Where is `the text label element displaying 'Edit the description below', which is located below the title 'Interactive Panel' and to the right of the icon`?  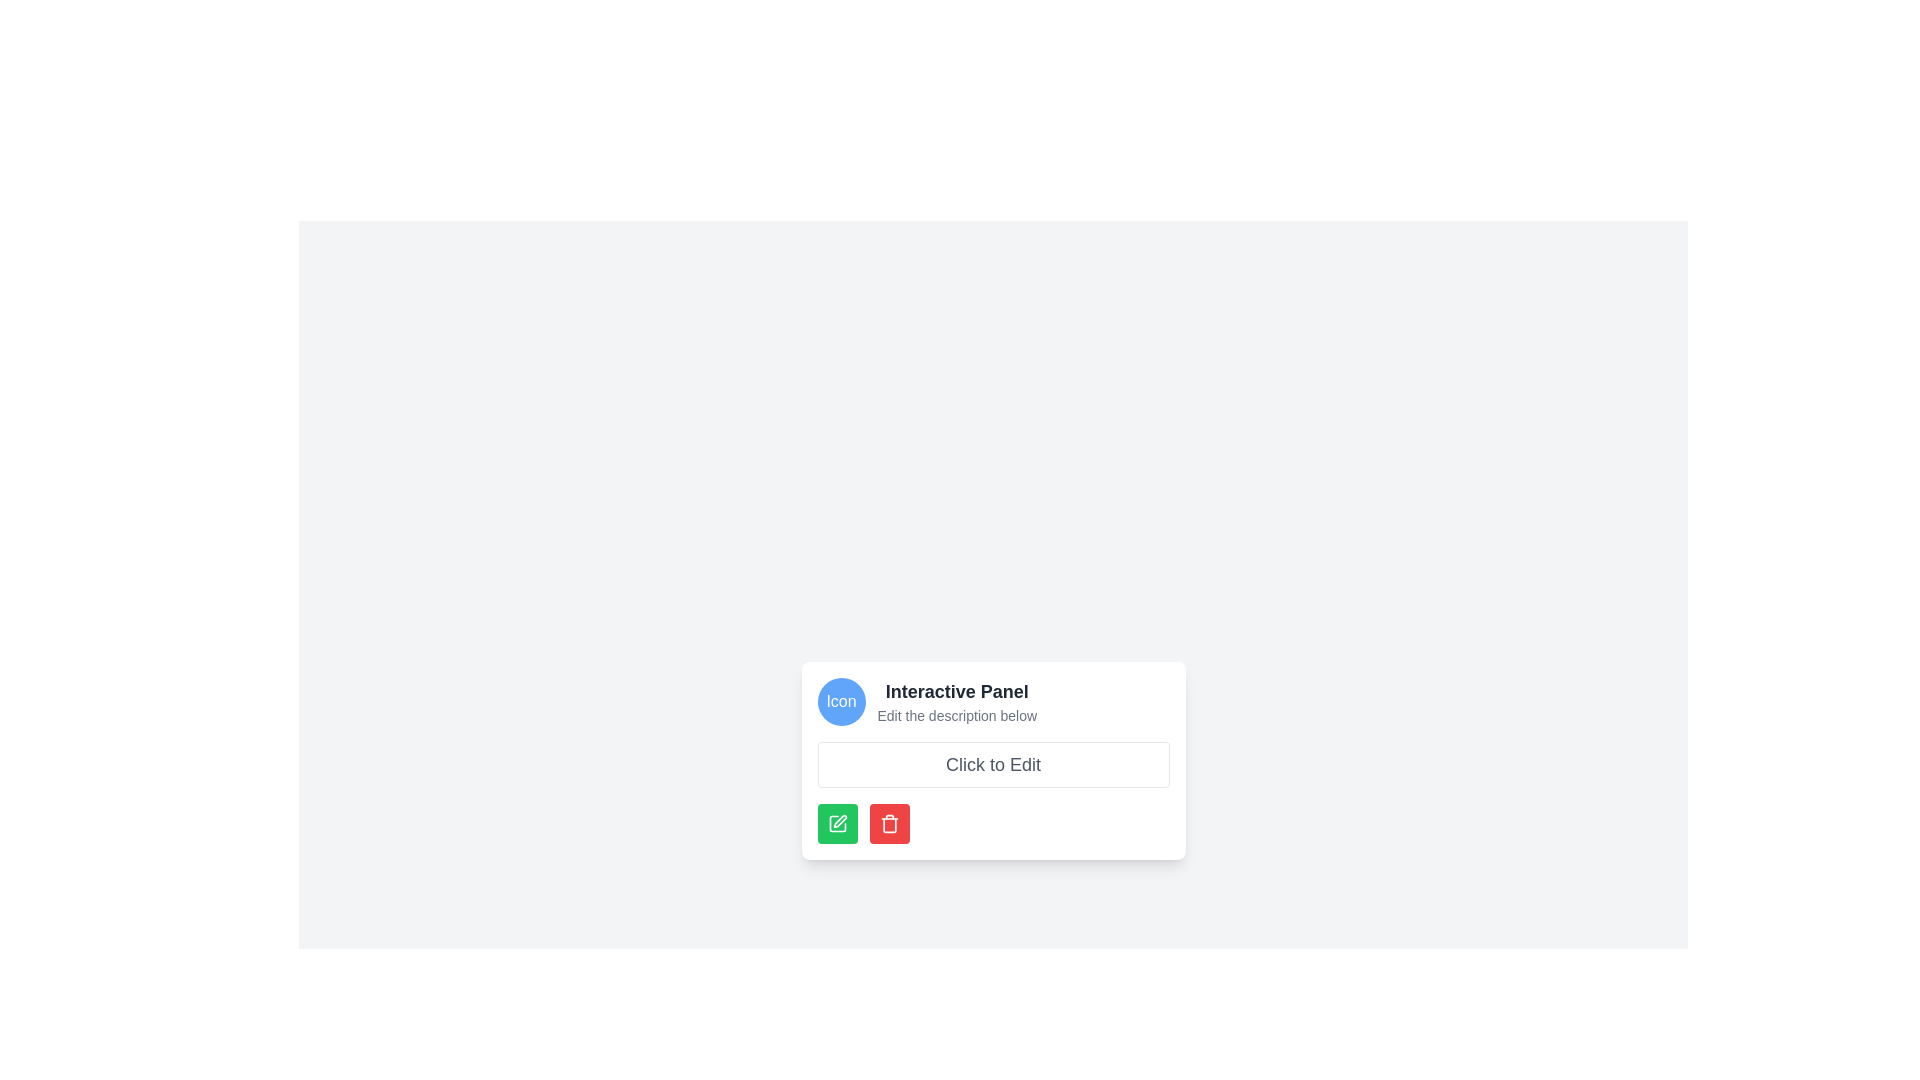
the text label element displaying 'Edit the description below', which is located below the title 'Interactive Panel' and to the right of the icon is located at coordinates (956, 715).